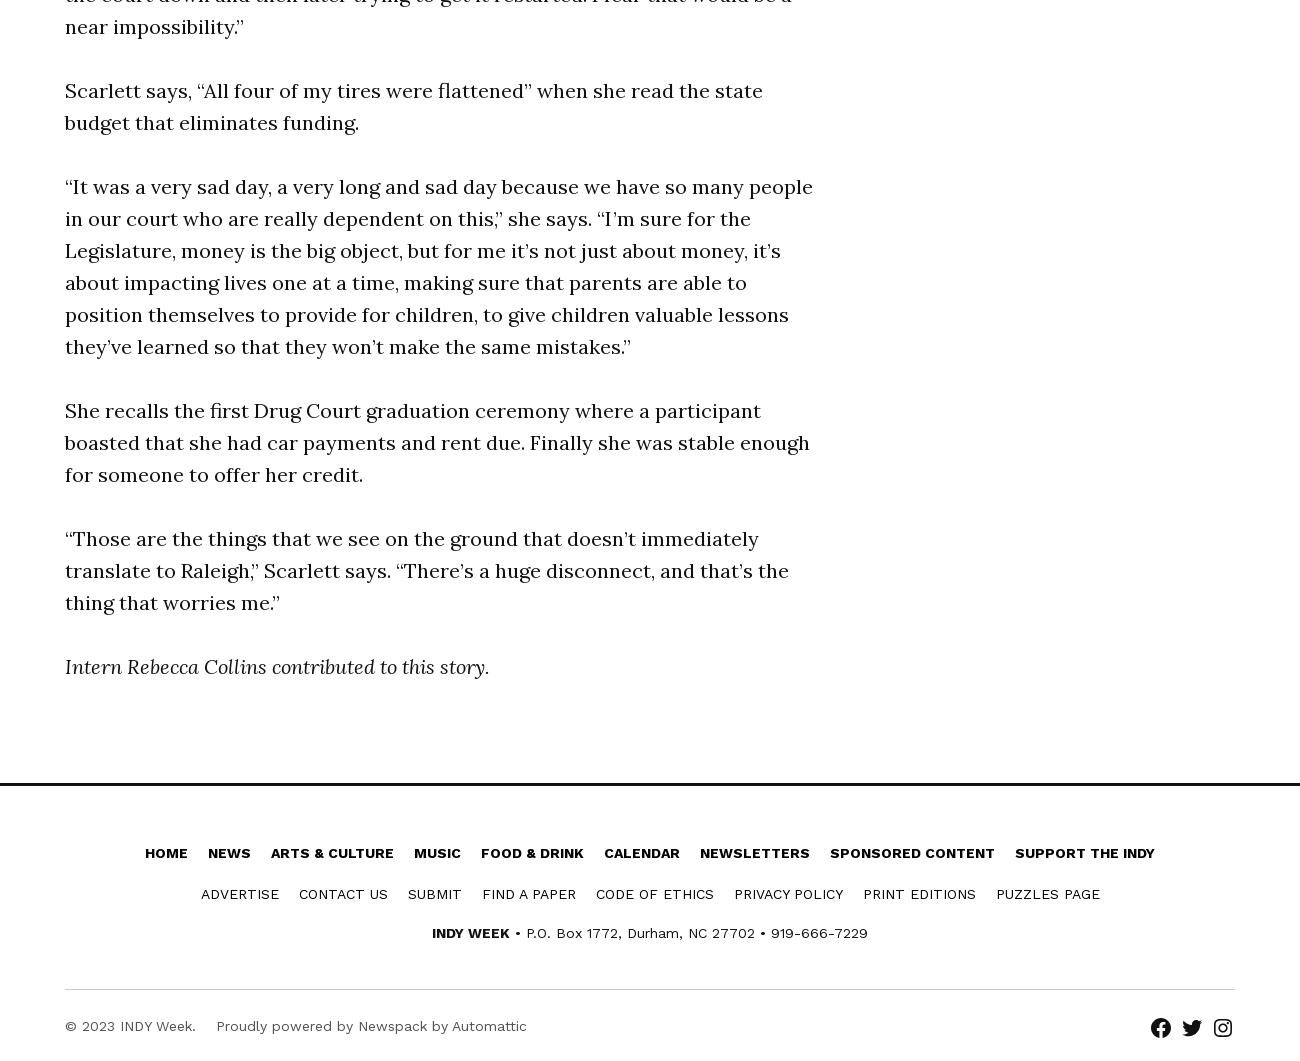 This screenshot has height=1061, width=1300. Describe the element at coordinates (427, 568) in the screenshot. I see `'“Those are the things that we see on the ground that doesn’t immediately translate to Raleigh,” Scarlett says. “There’s a huge disconnect, and that’s the thing that worries me.”'` at that location.